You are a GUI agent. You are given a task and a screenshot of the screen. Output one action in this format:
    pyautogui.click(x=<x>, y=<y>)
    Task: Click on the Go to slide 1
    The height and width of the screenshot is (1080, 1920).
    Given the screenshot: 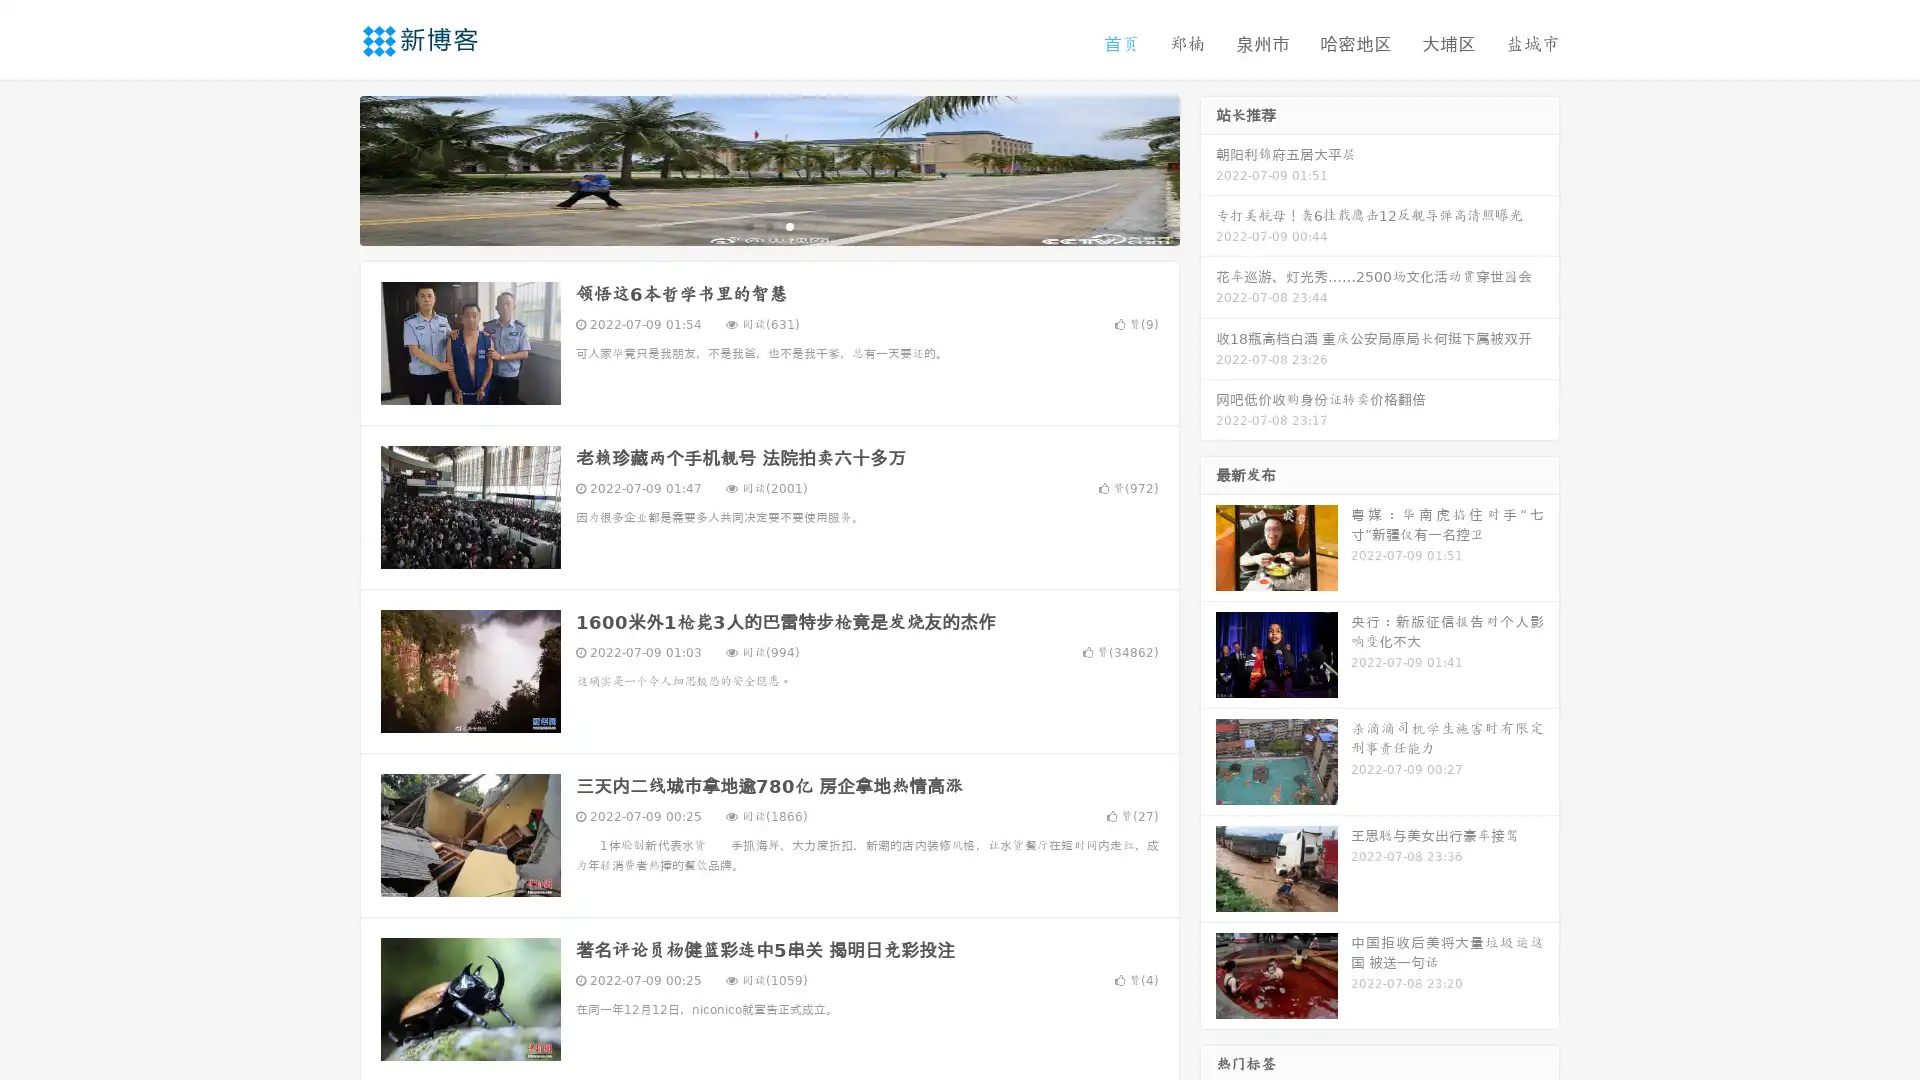 What is the action you would take?
    pyautogui.click(x=748, y=225)
    